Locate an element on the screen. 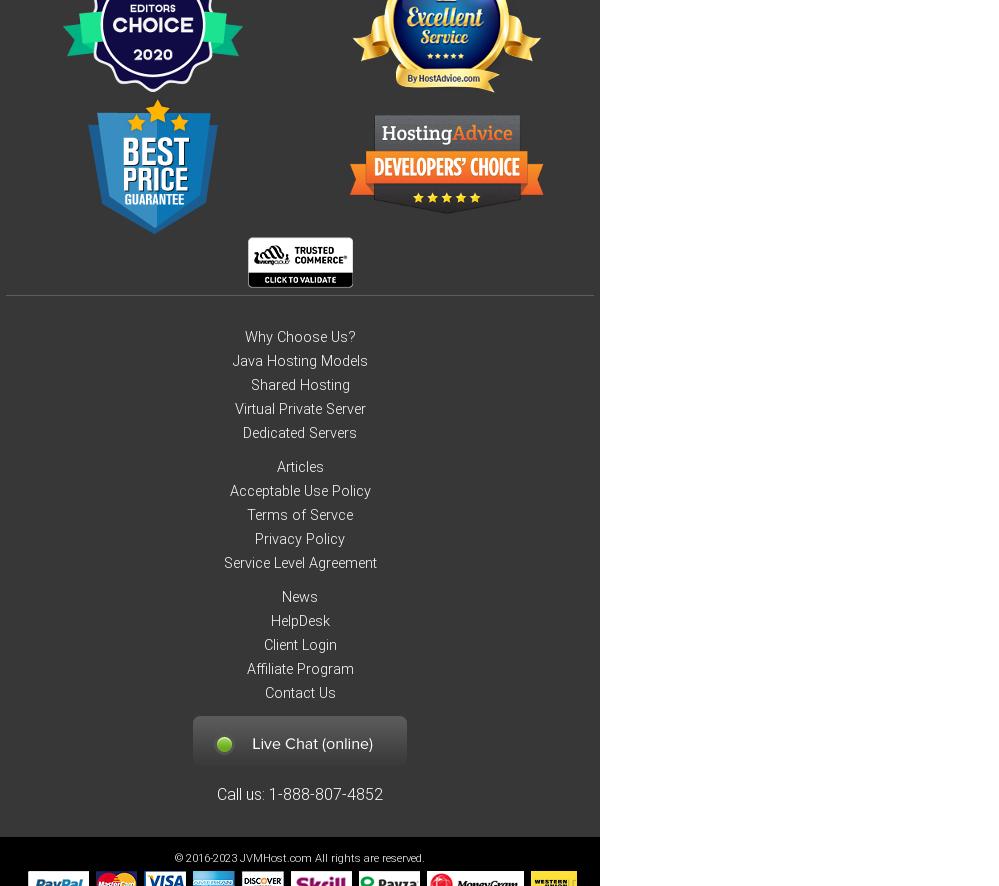 This screenshot has width=999, height=886. 'Affiliate Program' is located at coordinates (298, 668).